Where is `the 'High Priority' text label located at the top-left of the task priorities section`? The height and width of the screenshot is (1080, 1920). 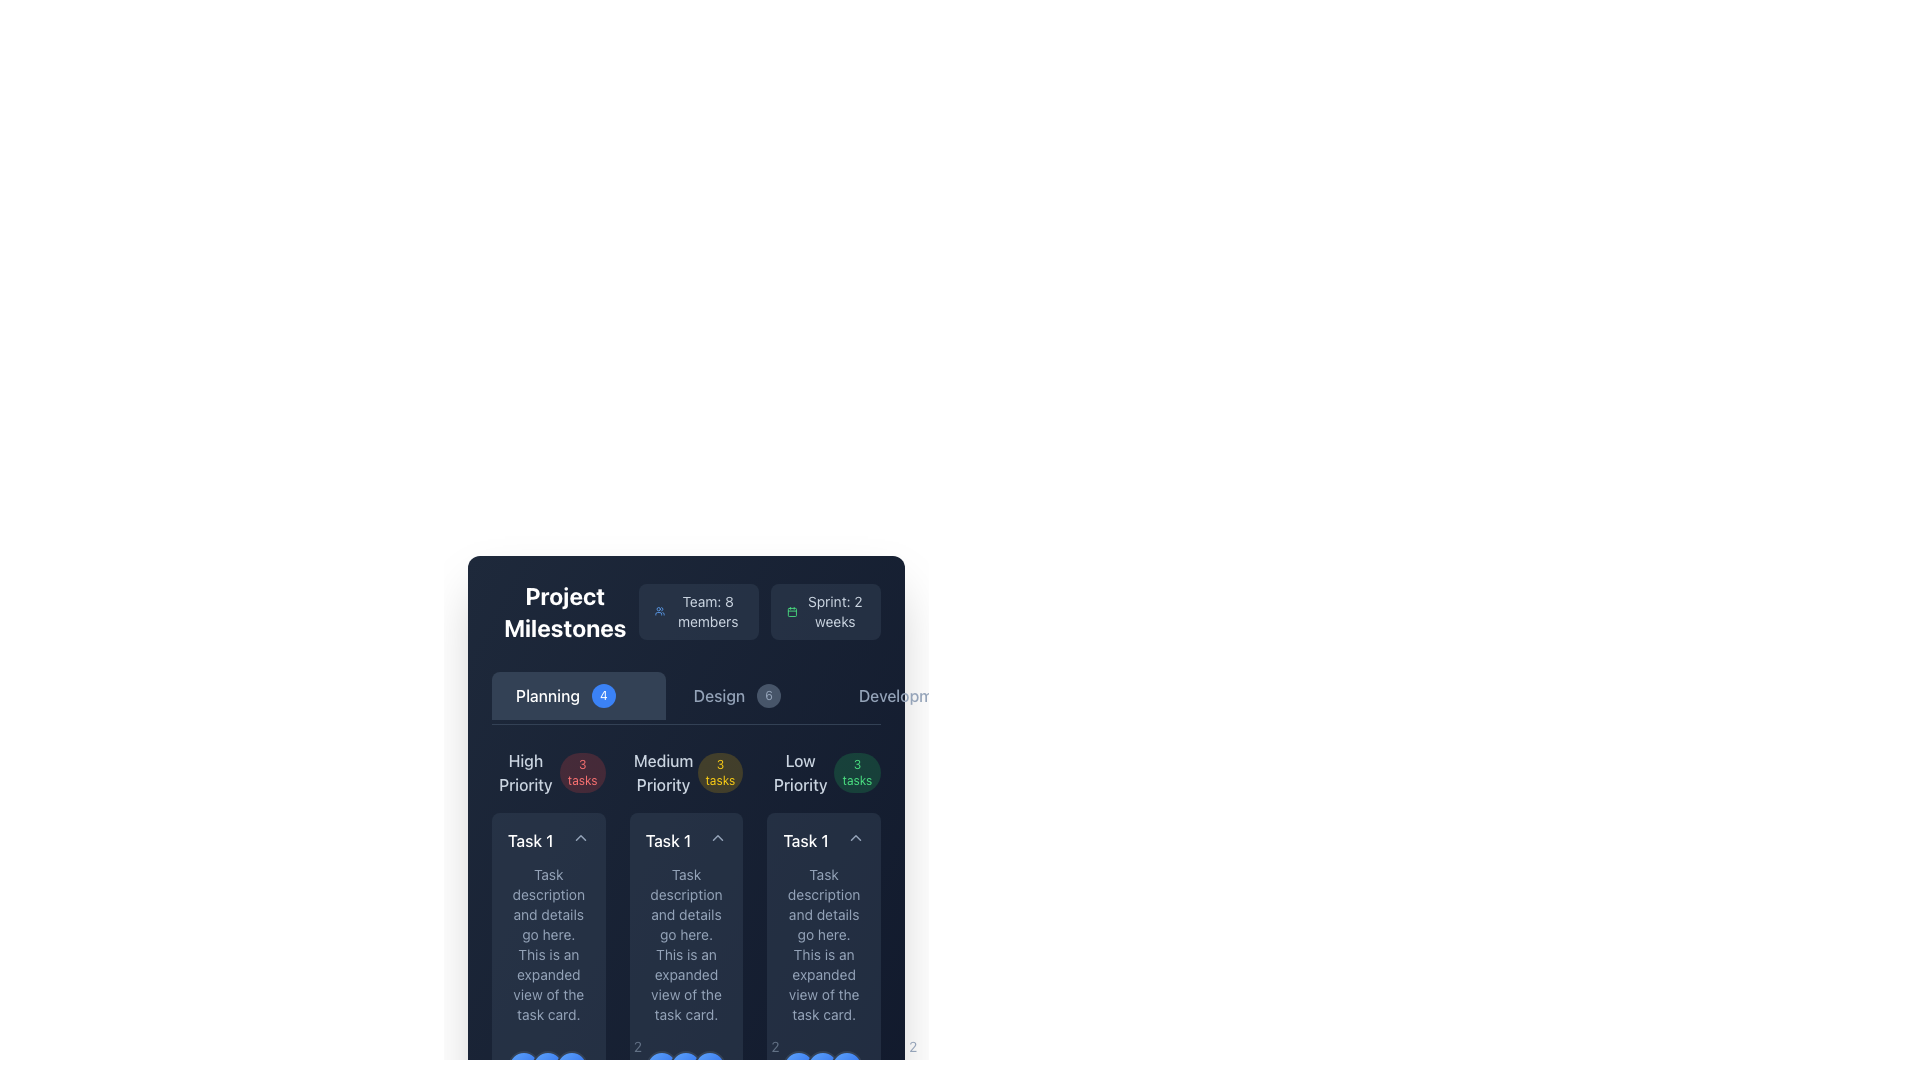
the 'High Priority' text label located at the top-left of the task priorities section is located at coordinates (525, 771).